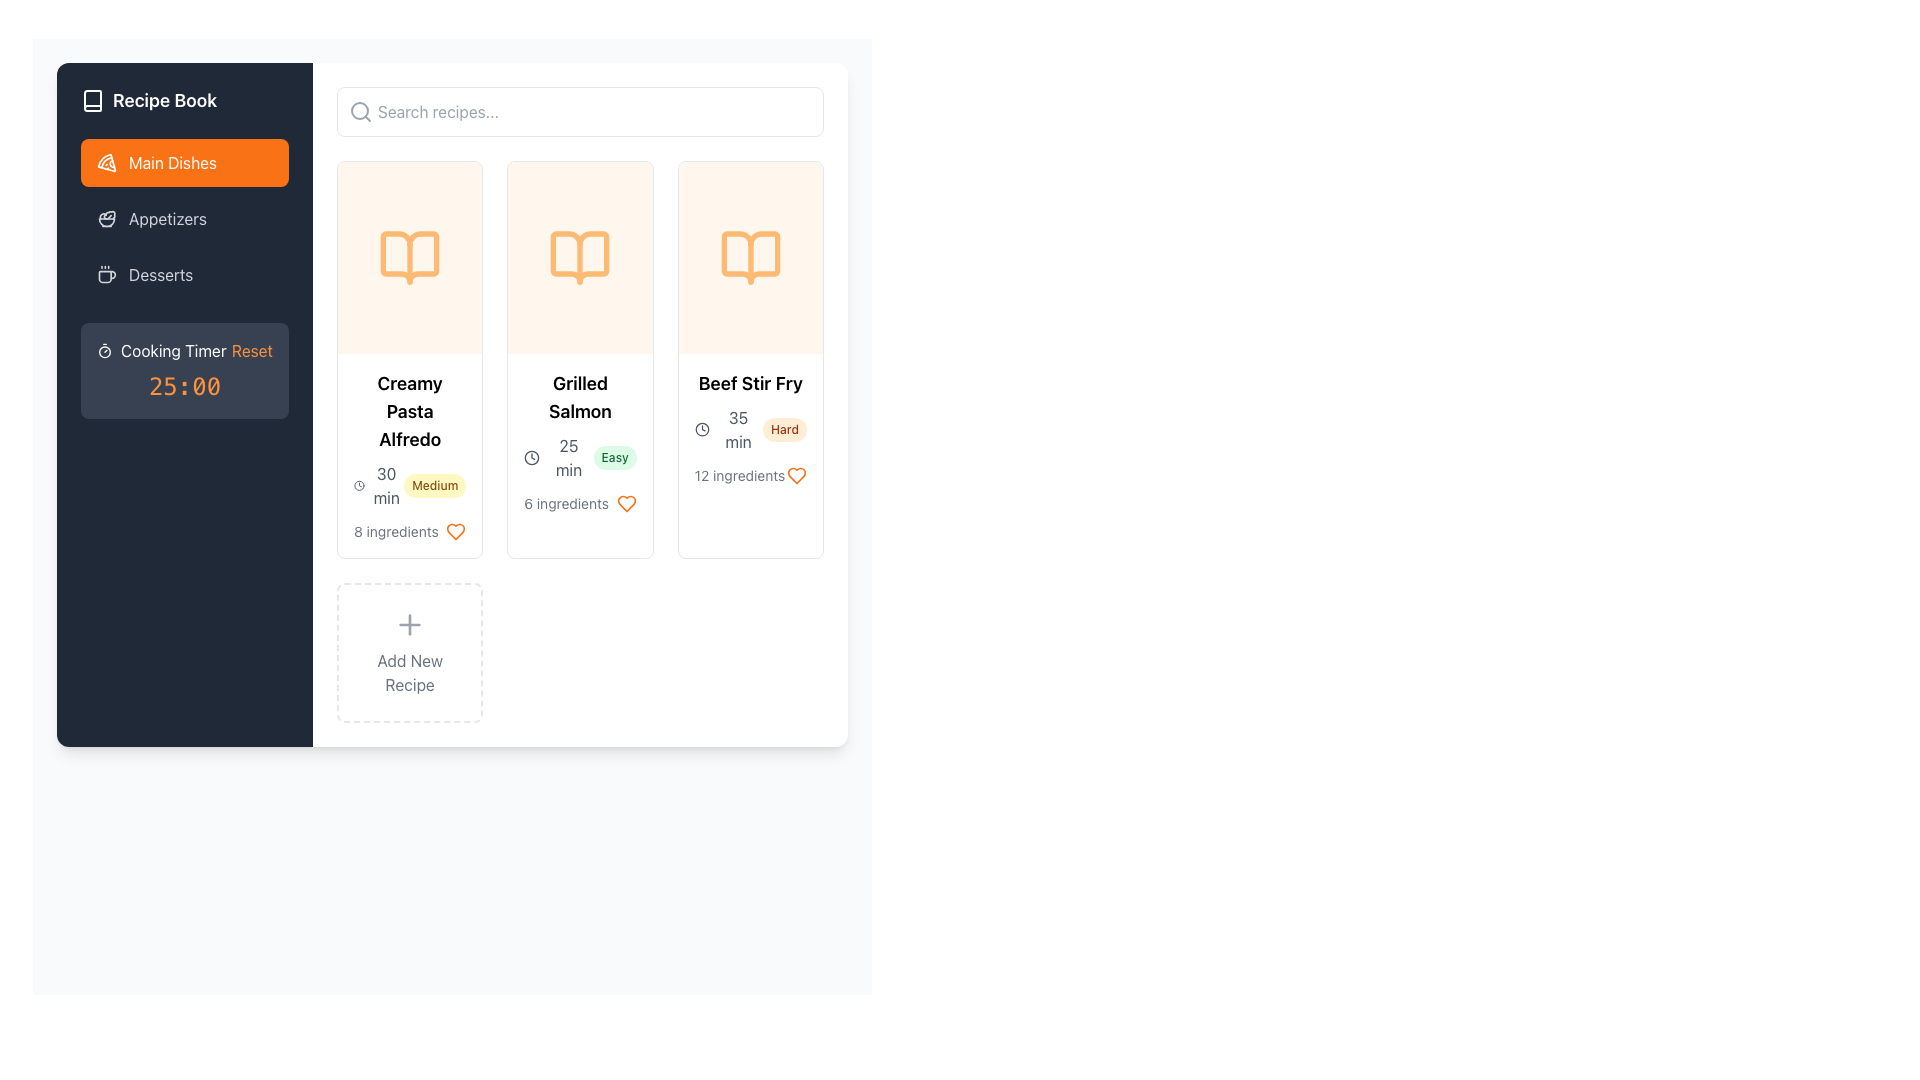  What do you see at coordinates (409, 257) in the screenshot?
I see `the IconPlaceholder element with a light orange background containing an open book icon, located at the top of the 'Creamy Pasta Alfredo' recipe card` at bounding box center [409, 257].